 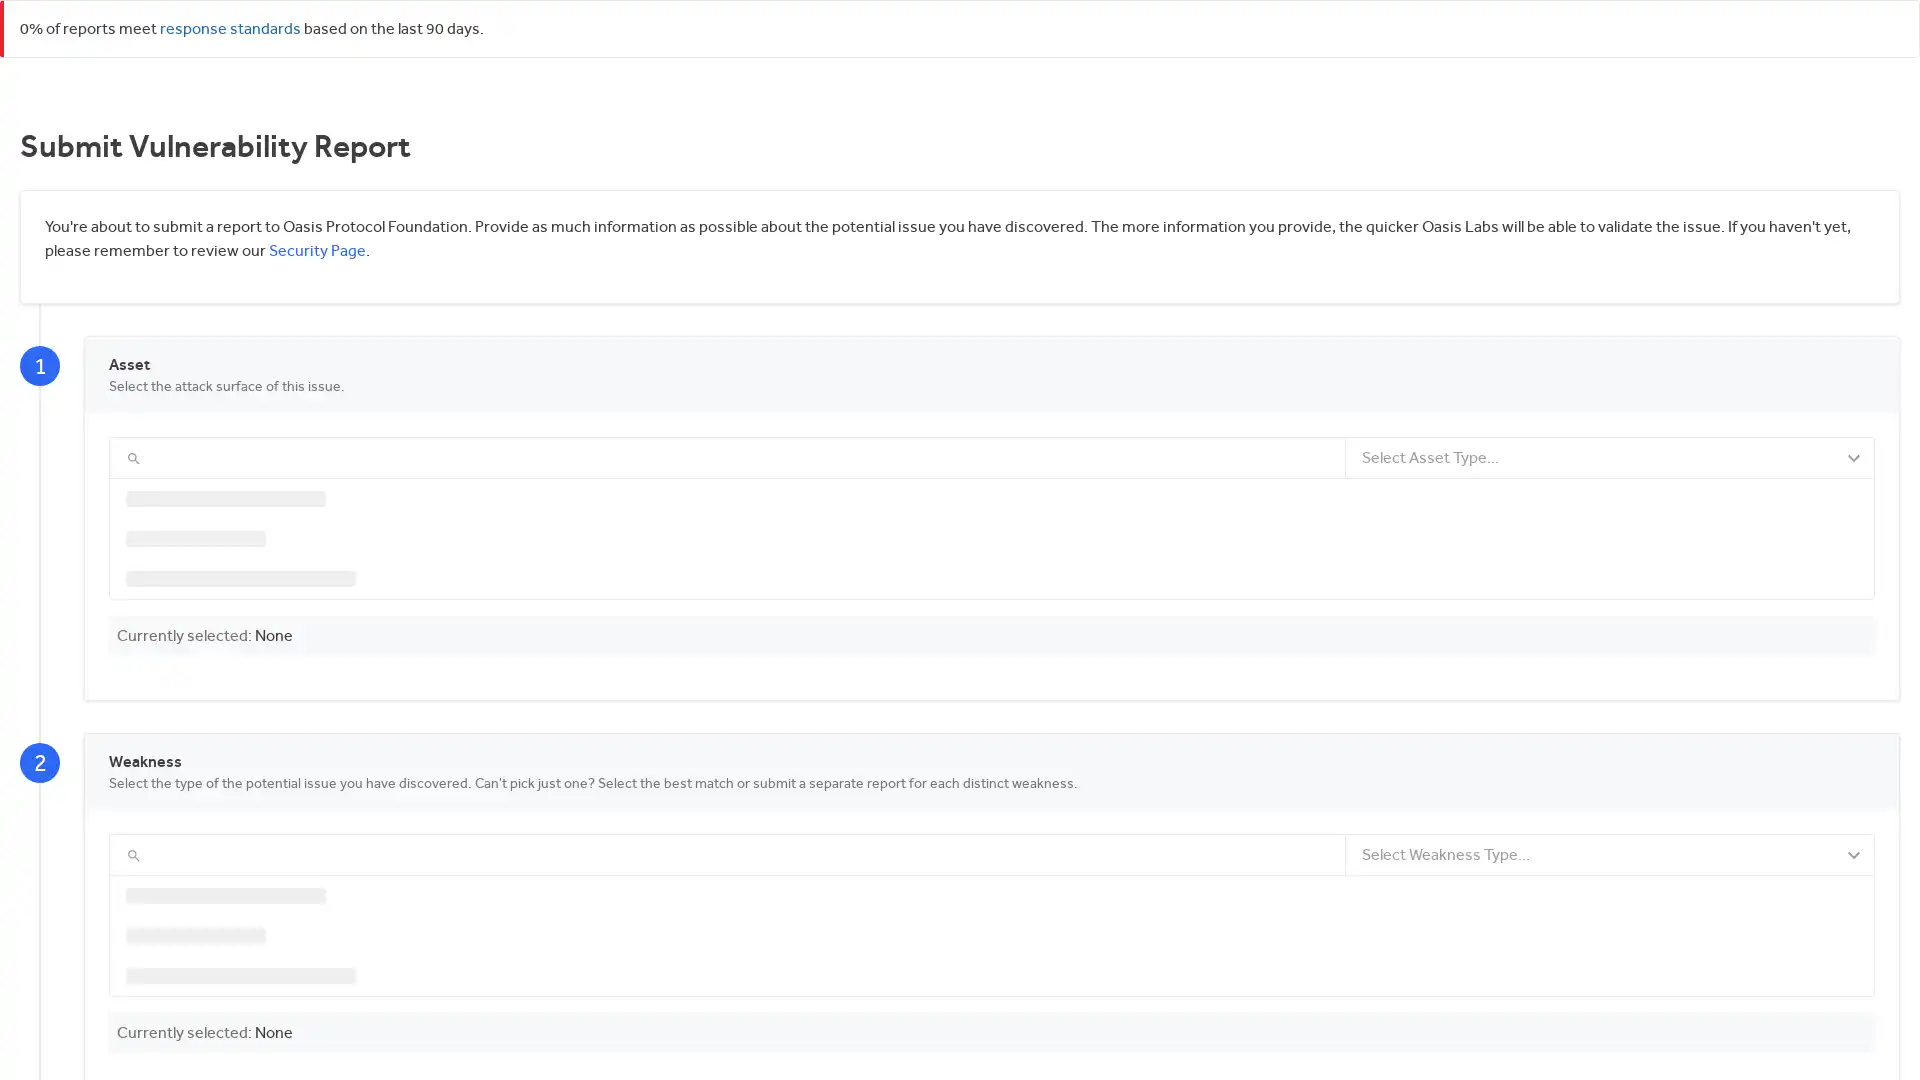 I want to click on Not in Scope Other, so click(x=992, y=954).